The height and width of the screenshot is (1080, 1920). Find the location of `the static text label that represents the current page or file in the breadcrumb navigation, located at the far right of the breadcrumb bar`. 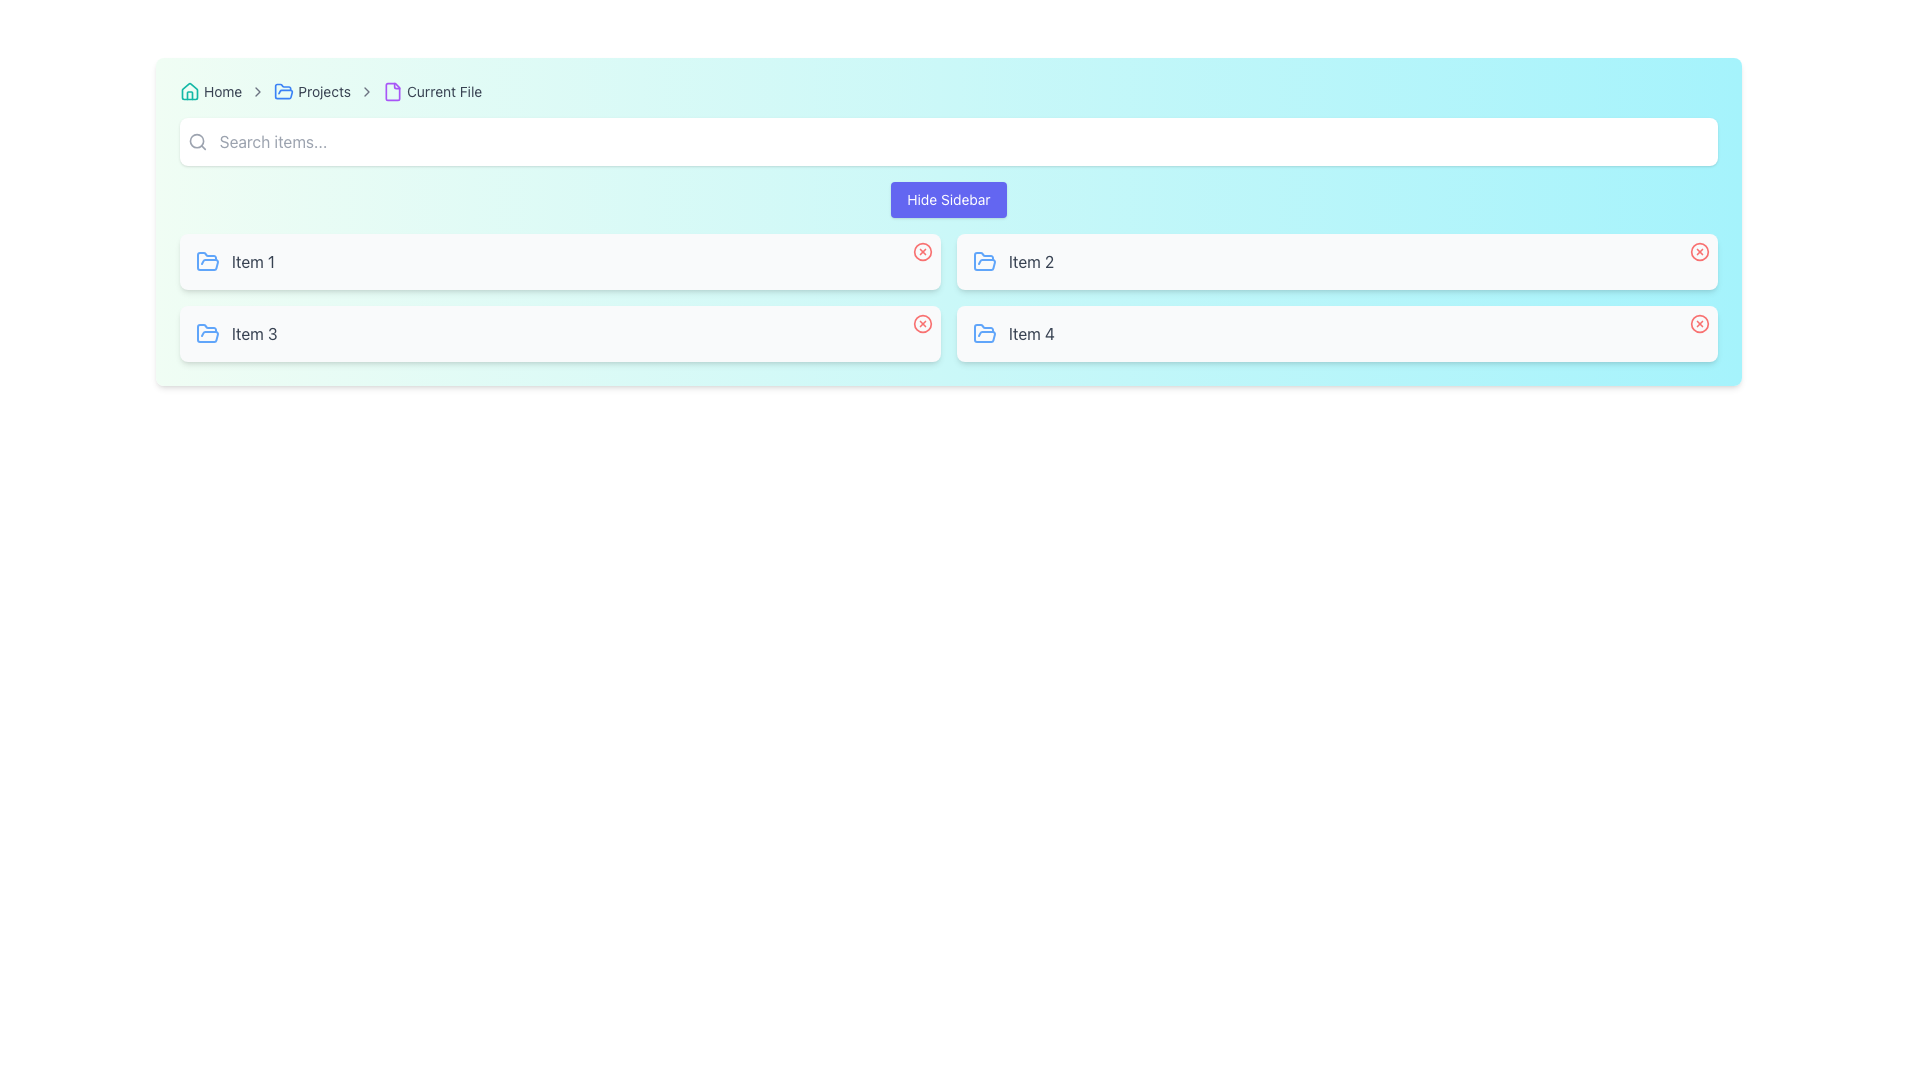

the static text label that represents the current page or file in the breadcrumb navigation, located at the far right of the breadcrumb bar is located at coordinates (443, 92).